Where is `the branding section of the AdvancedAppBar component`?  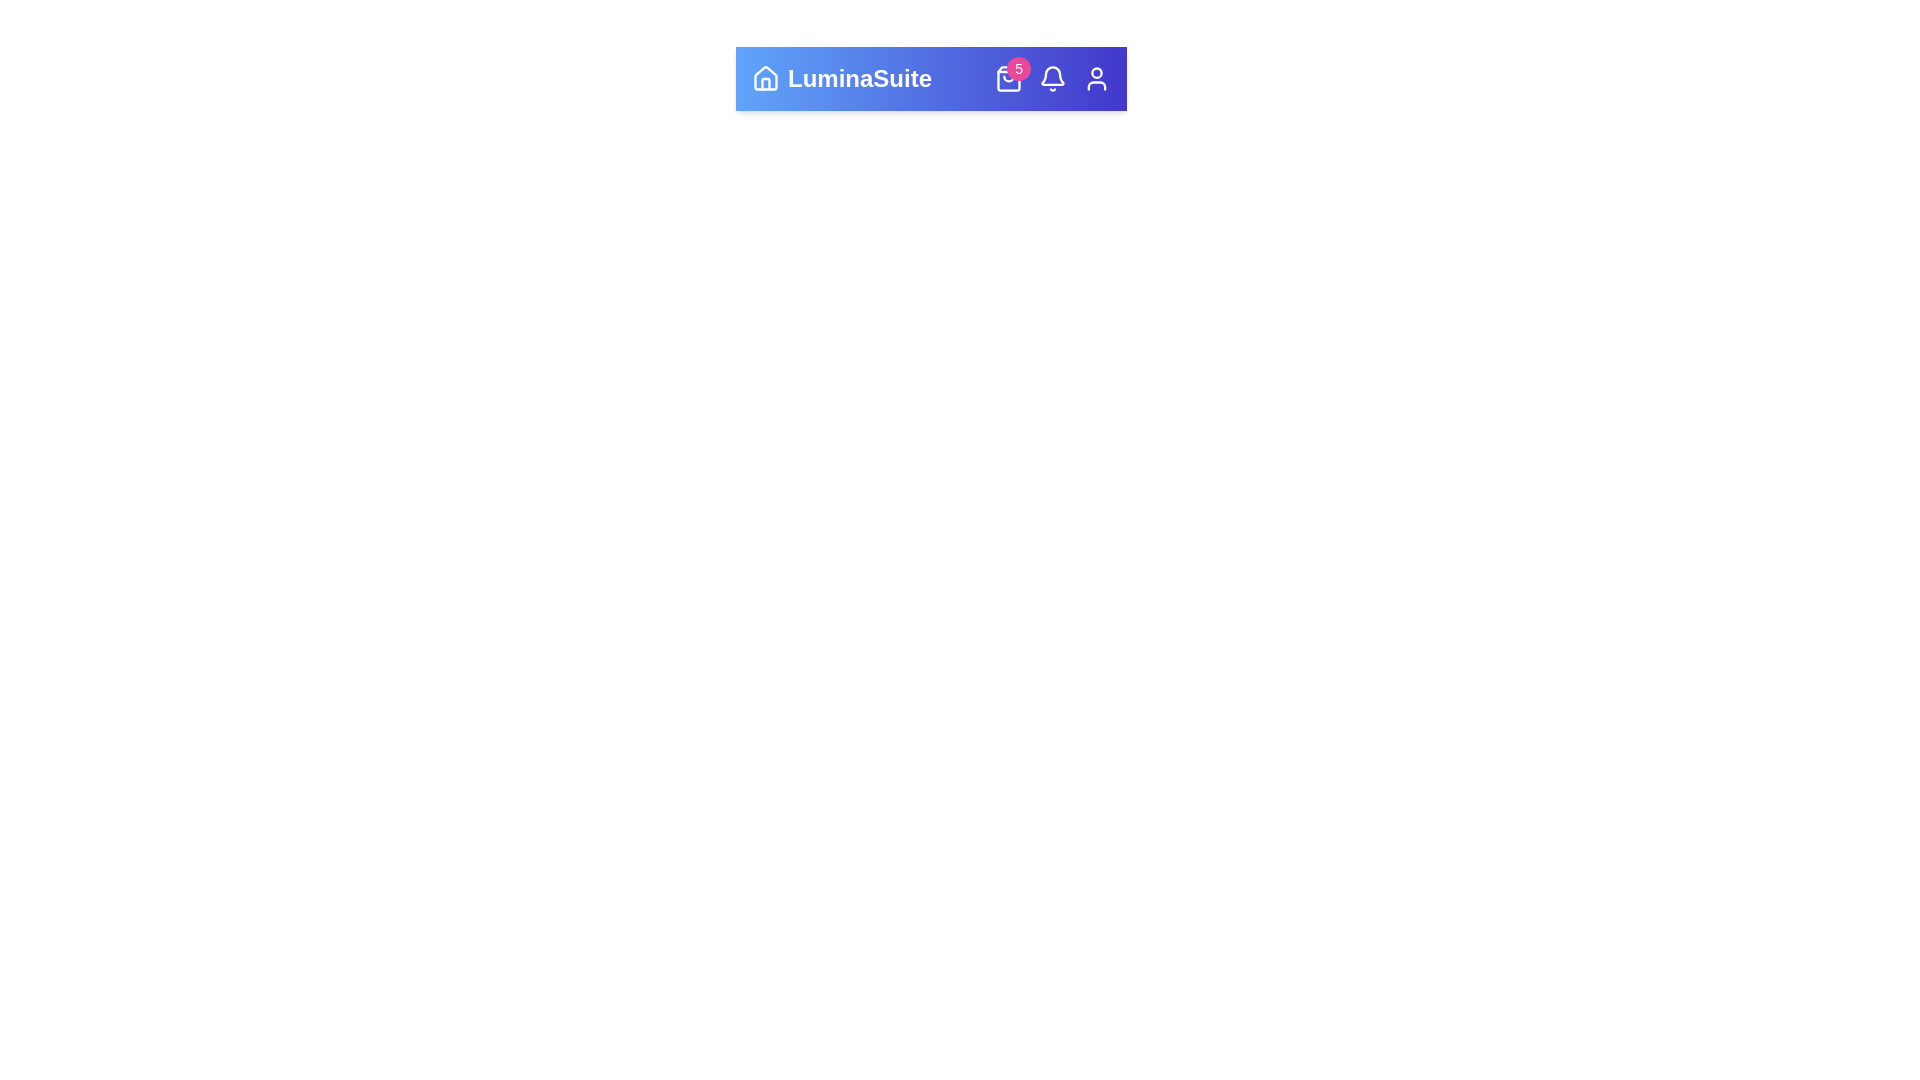 the branding section of the AdvancedAppBar component is located at coordinates (841, 77).